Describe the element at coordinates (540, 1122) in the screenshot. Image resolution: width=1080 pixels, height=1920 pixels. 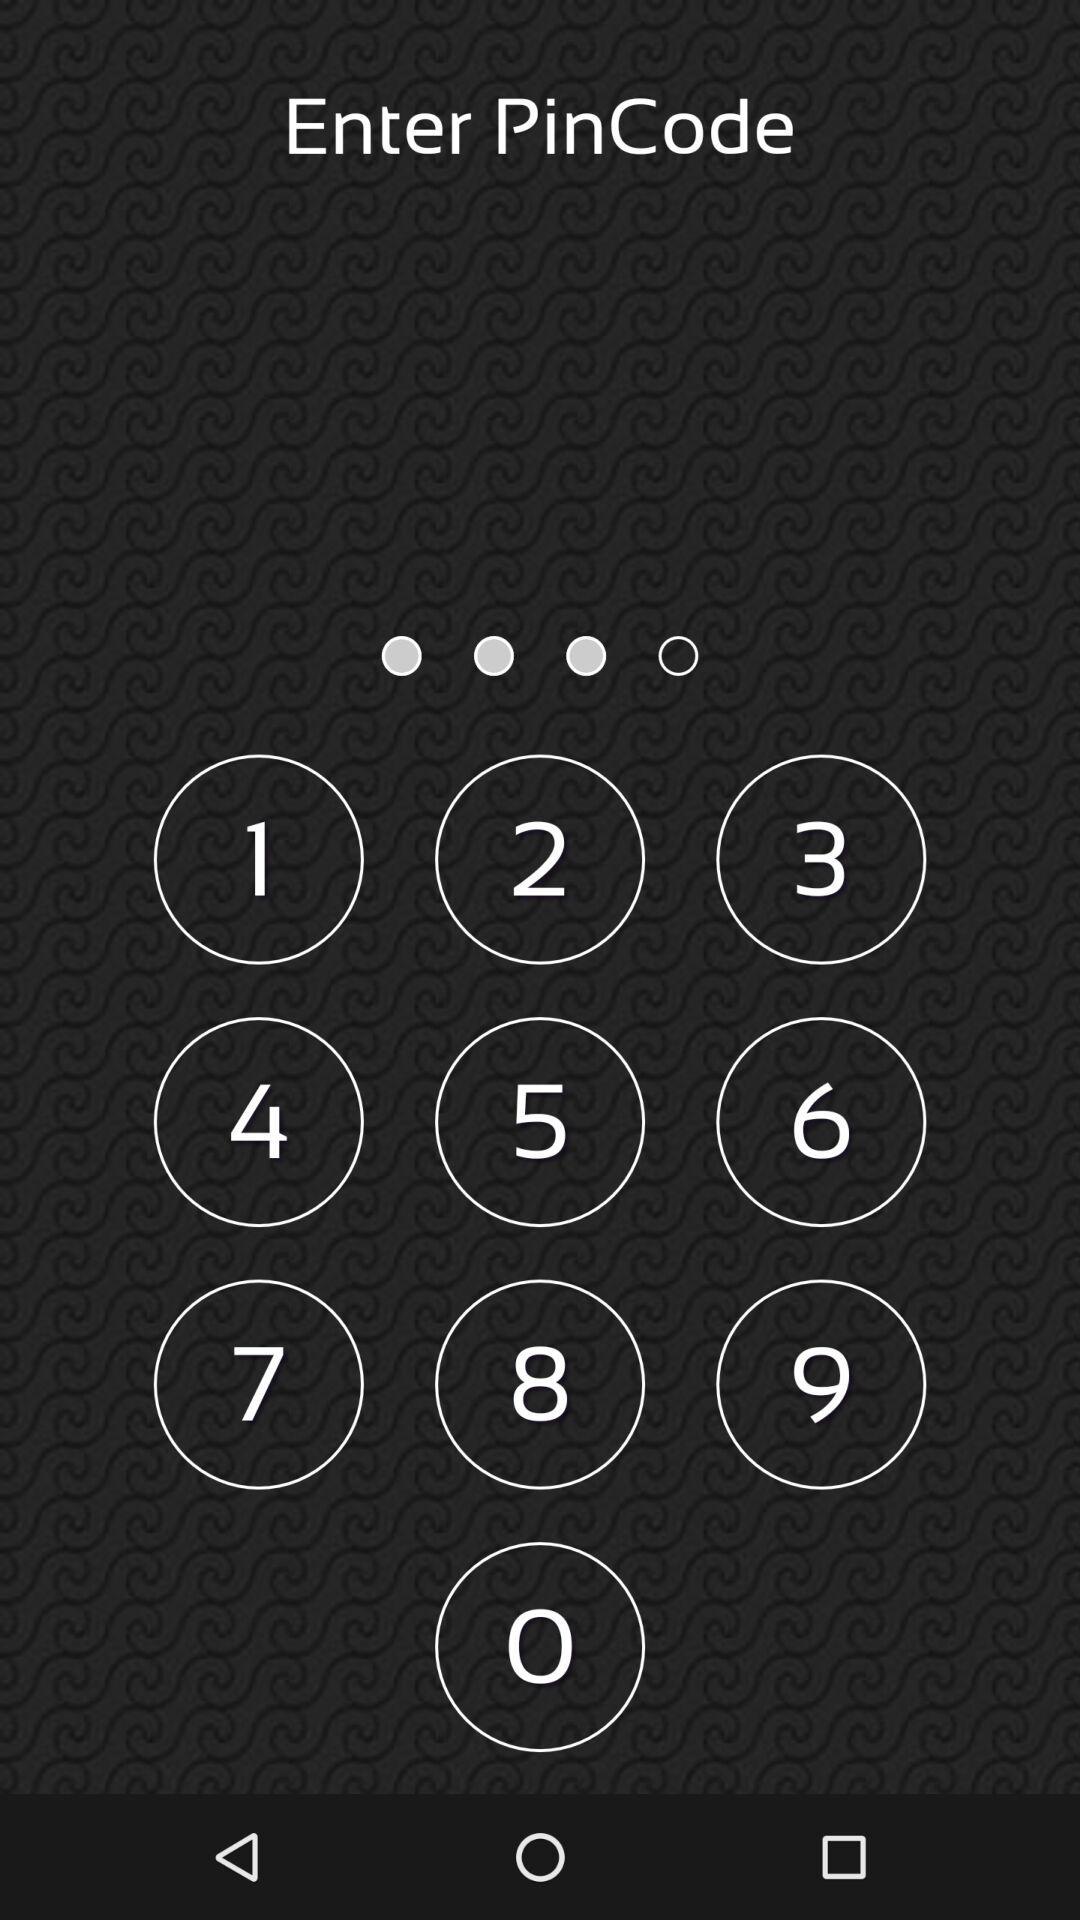
I see `the icon to the left of 6 item` at that location.